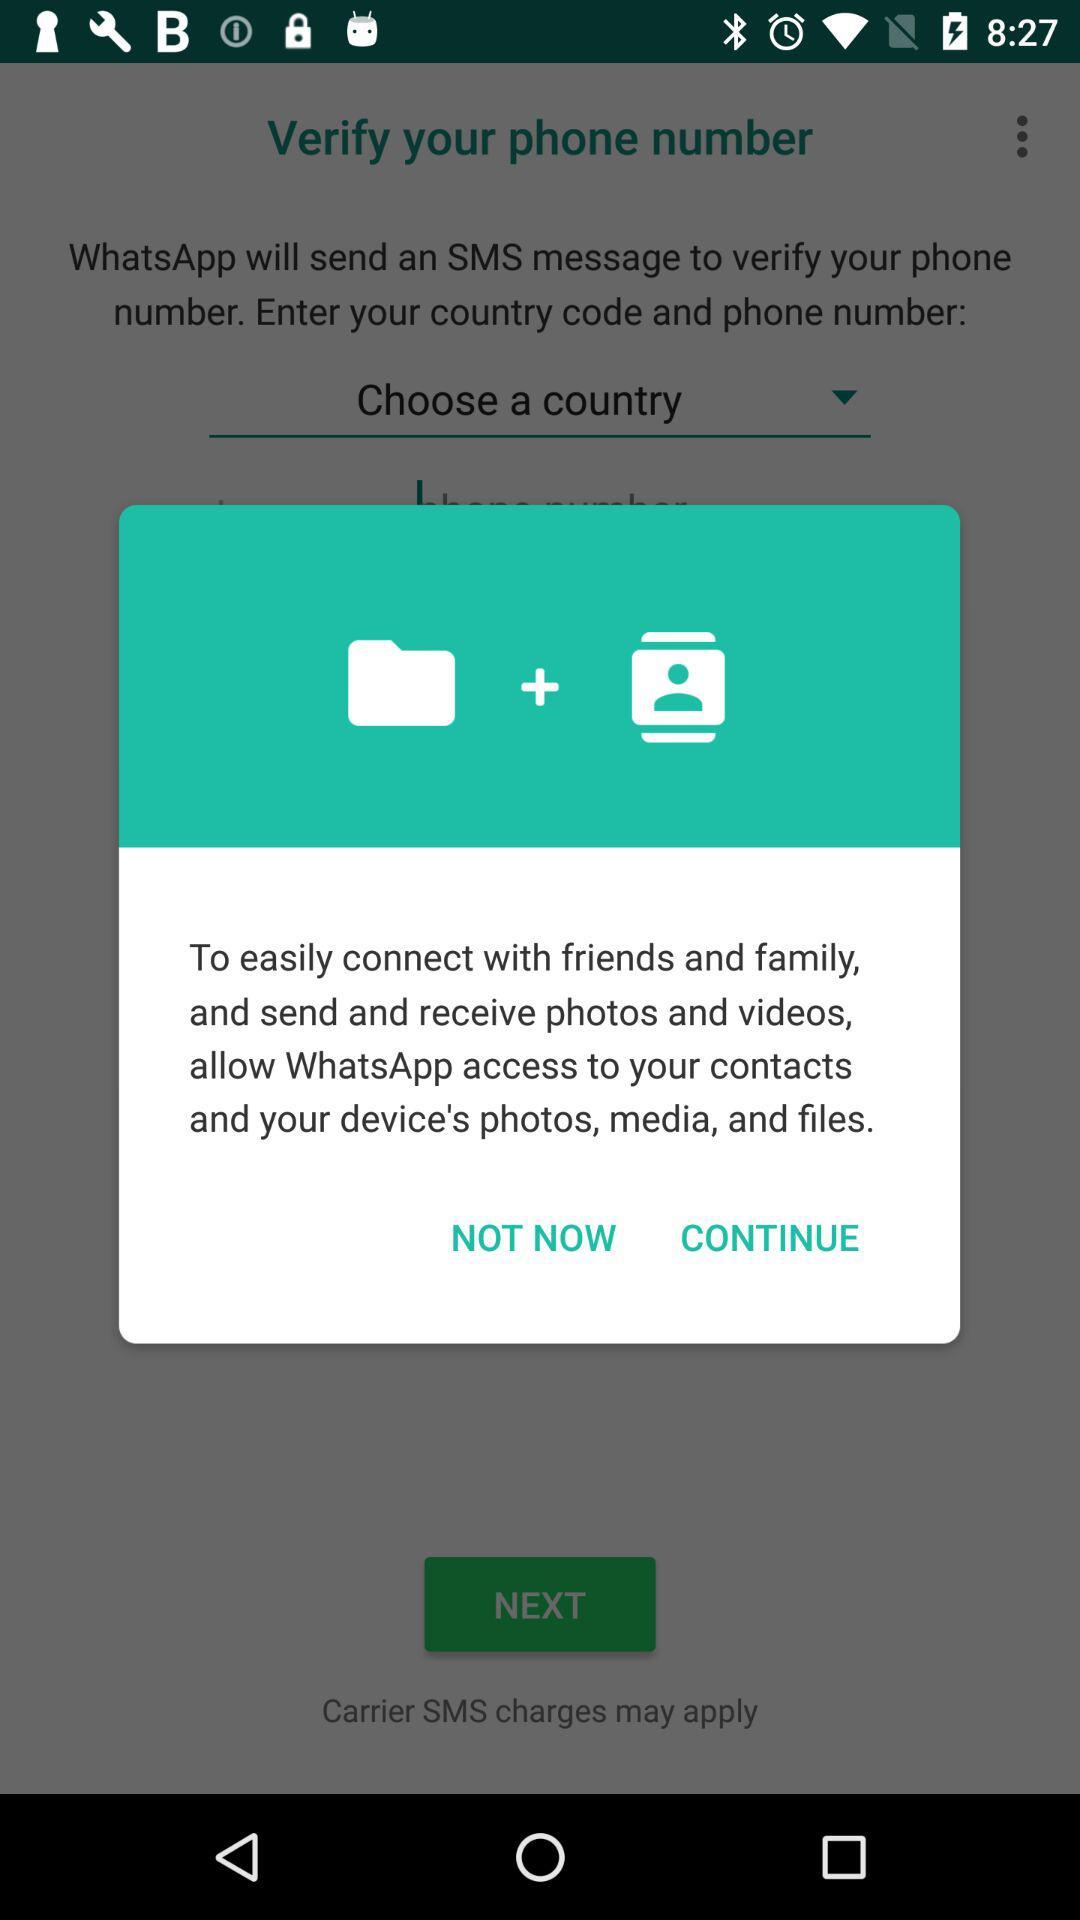  I want to click on the continue item, so click(768, 1235).